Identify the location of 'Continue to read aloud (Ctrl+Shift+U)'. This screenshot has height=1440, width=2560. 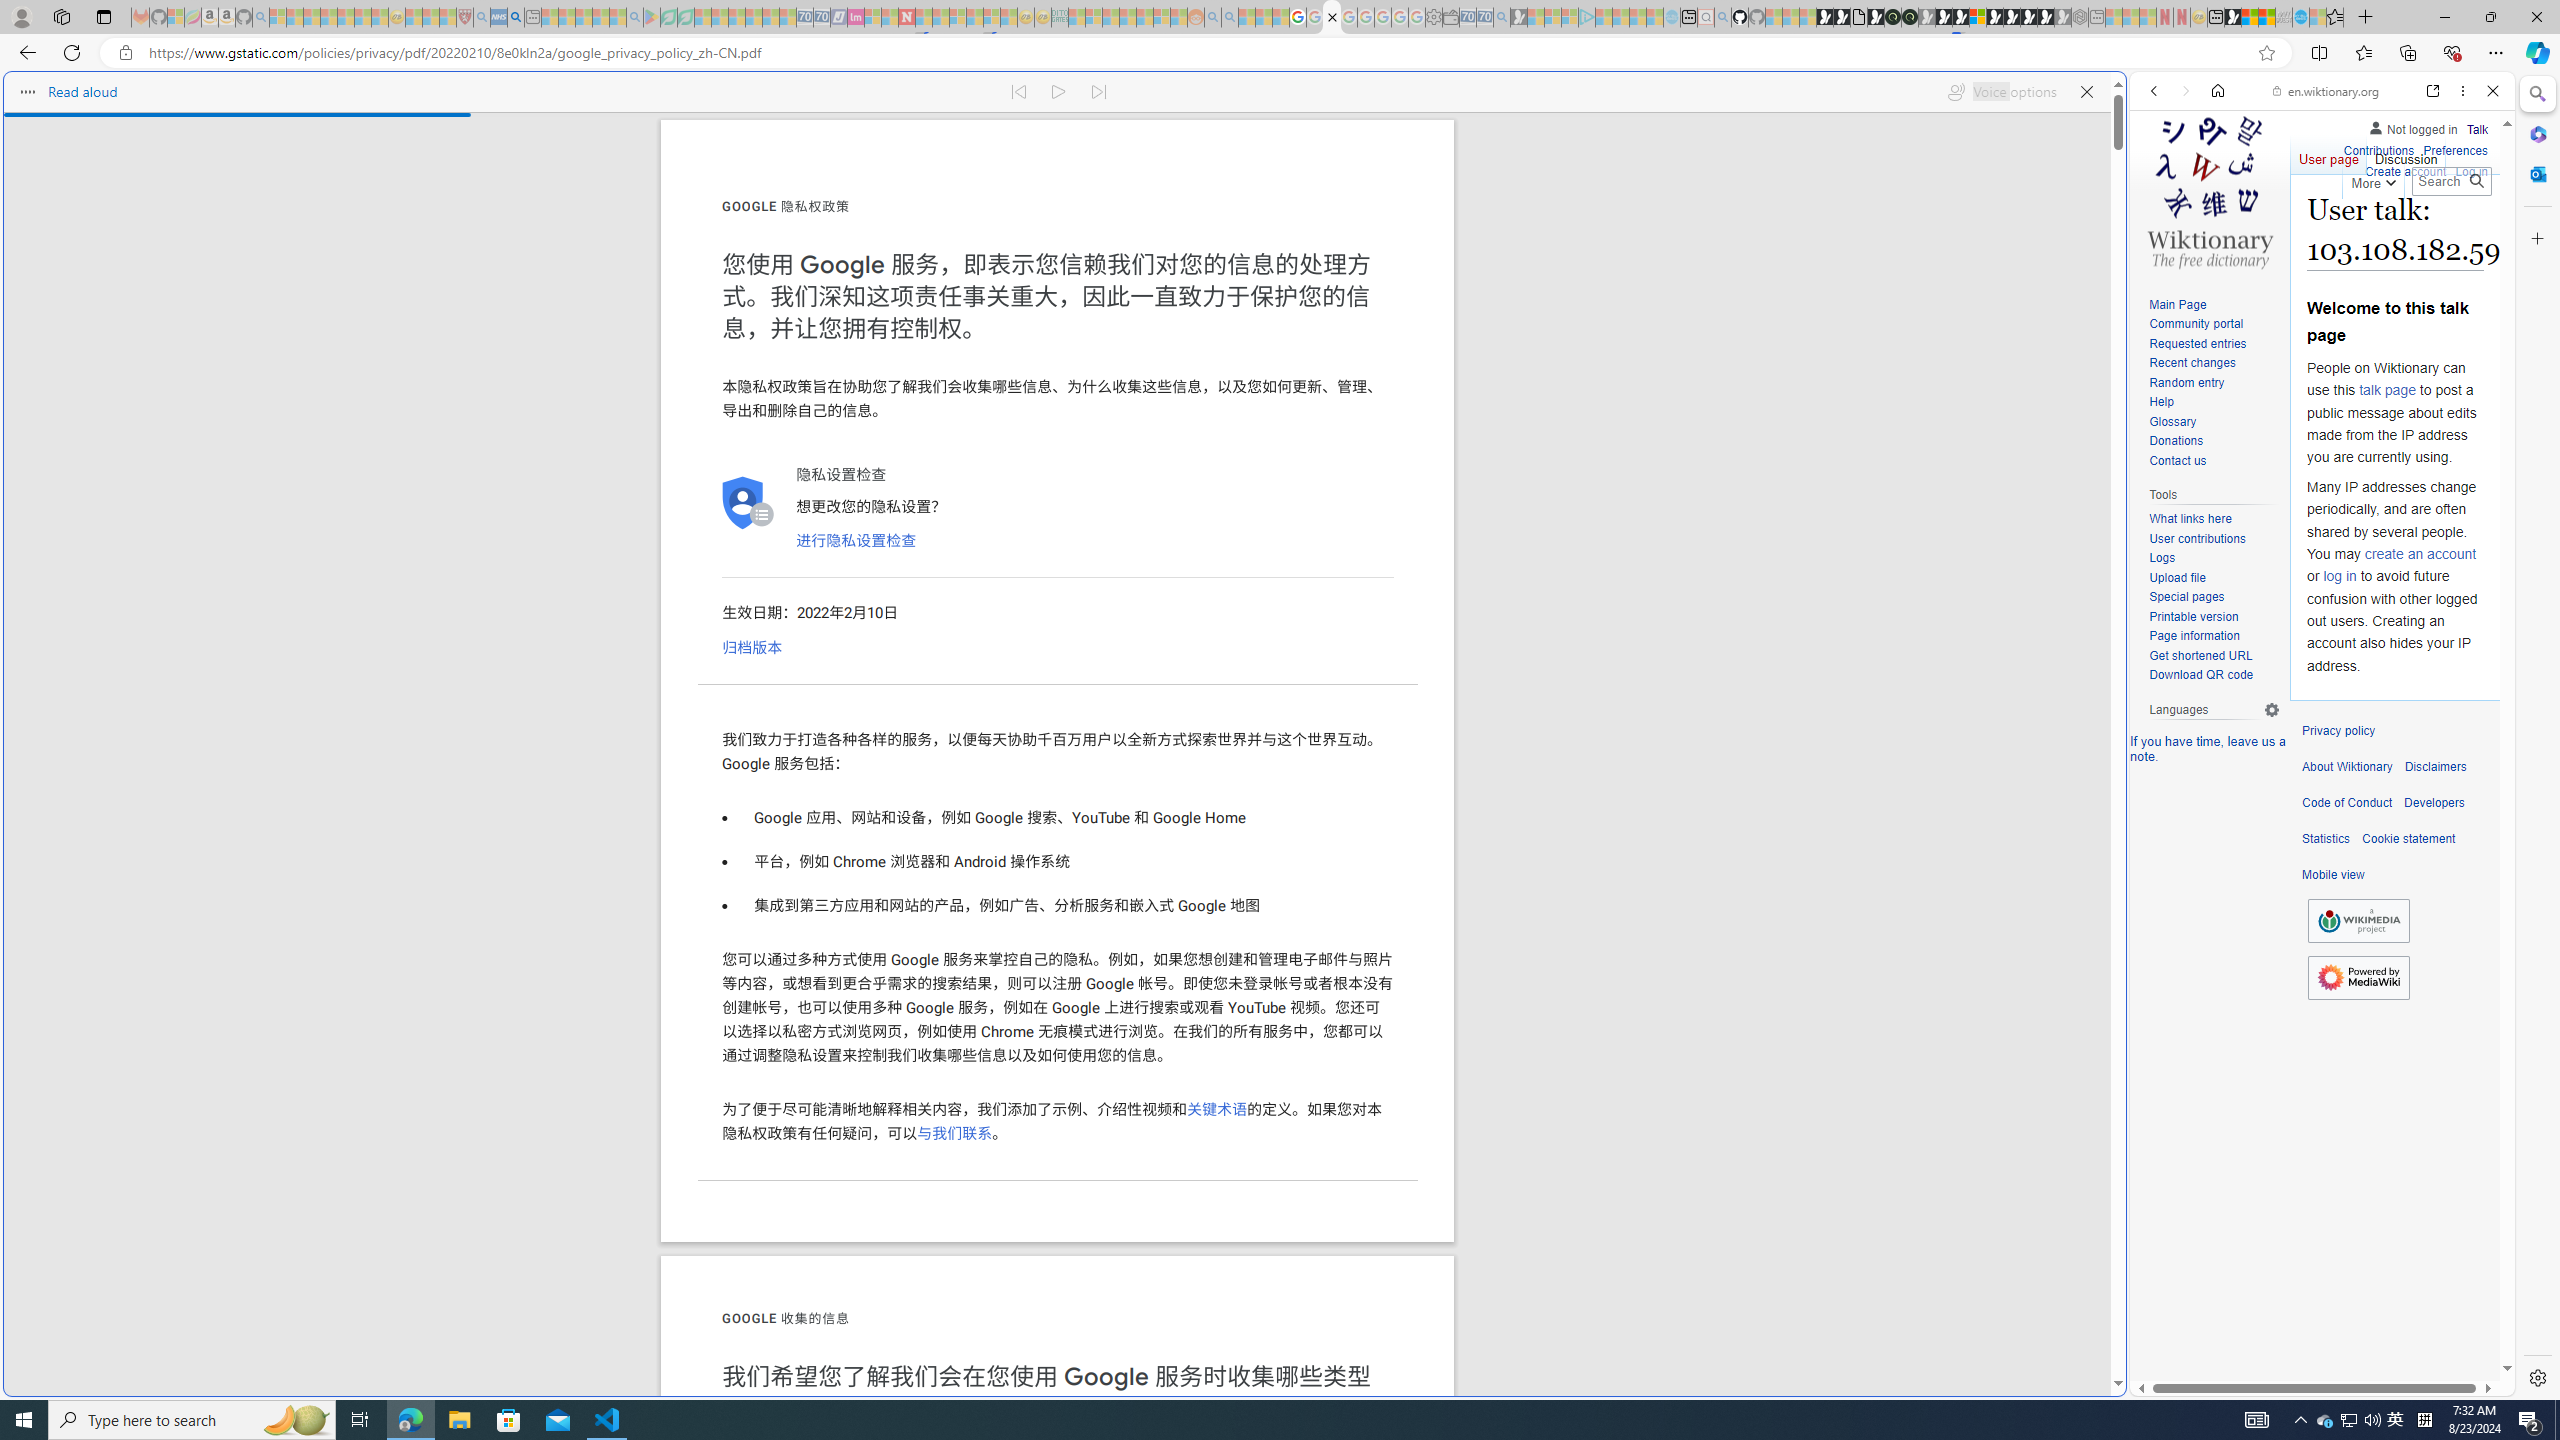
(1059, 91).